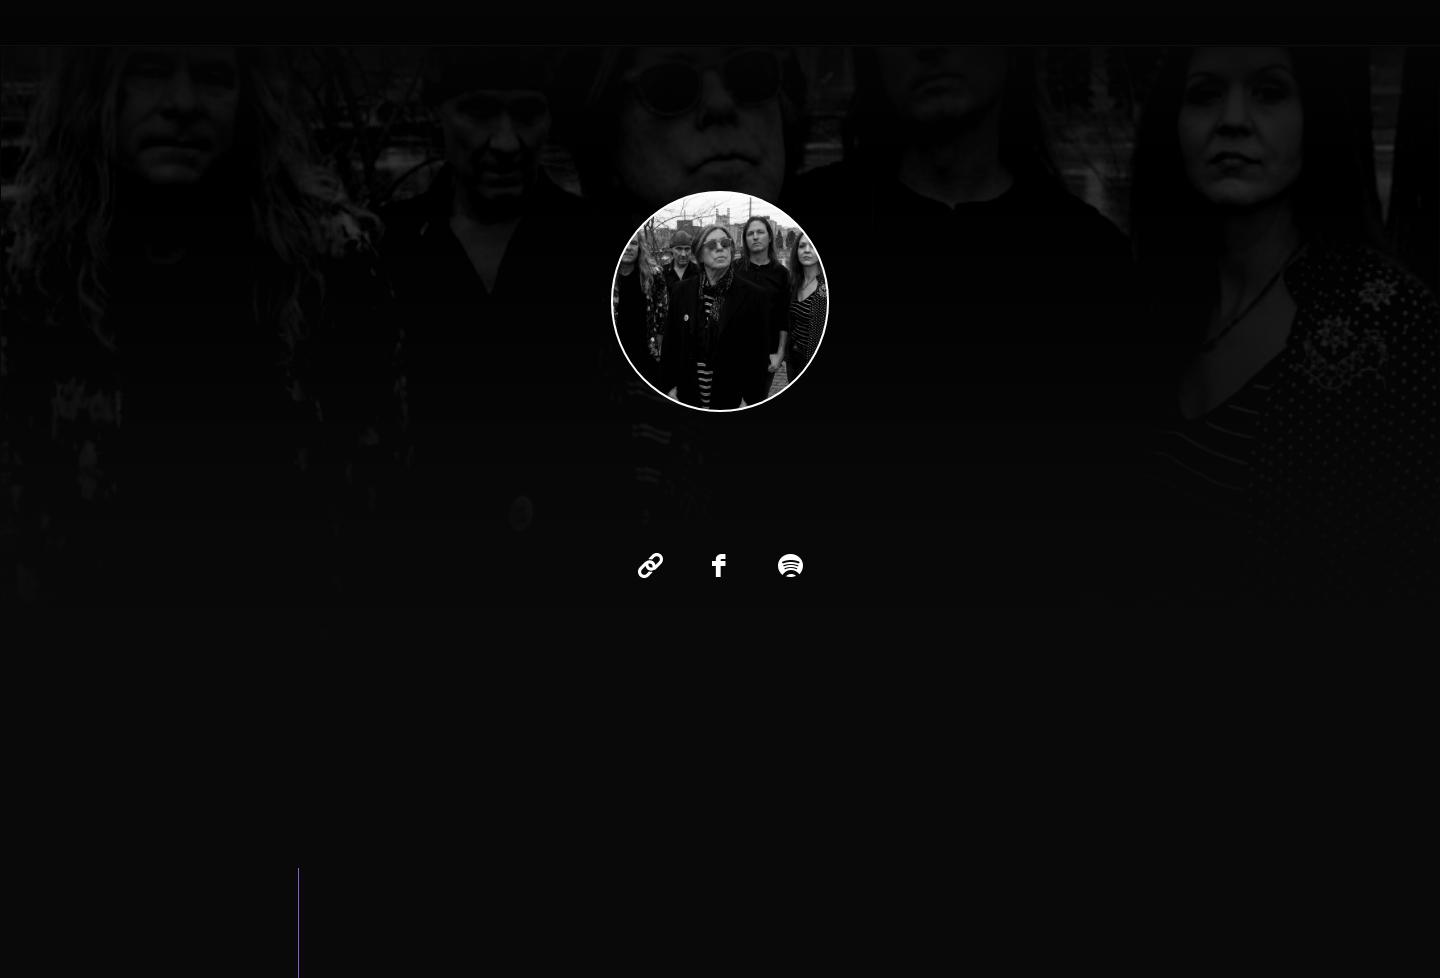 This screenshot has width=1440, height=978. I want to click on '14', so click(634, 928).